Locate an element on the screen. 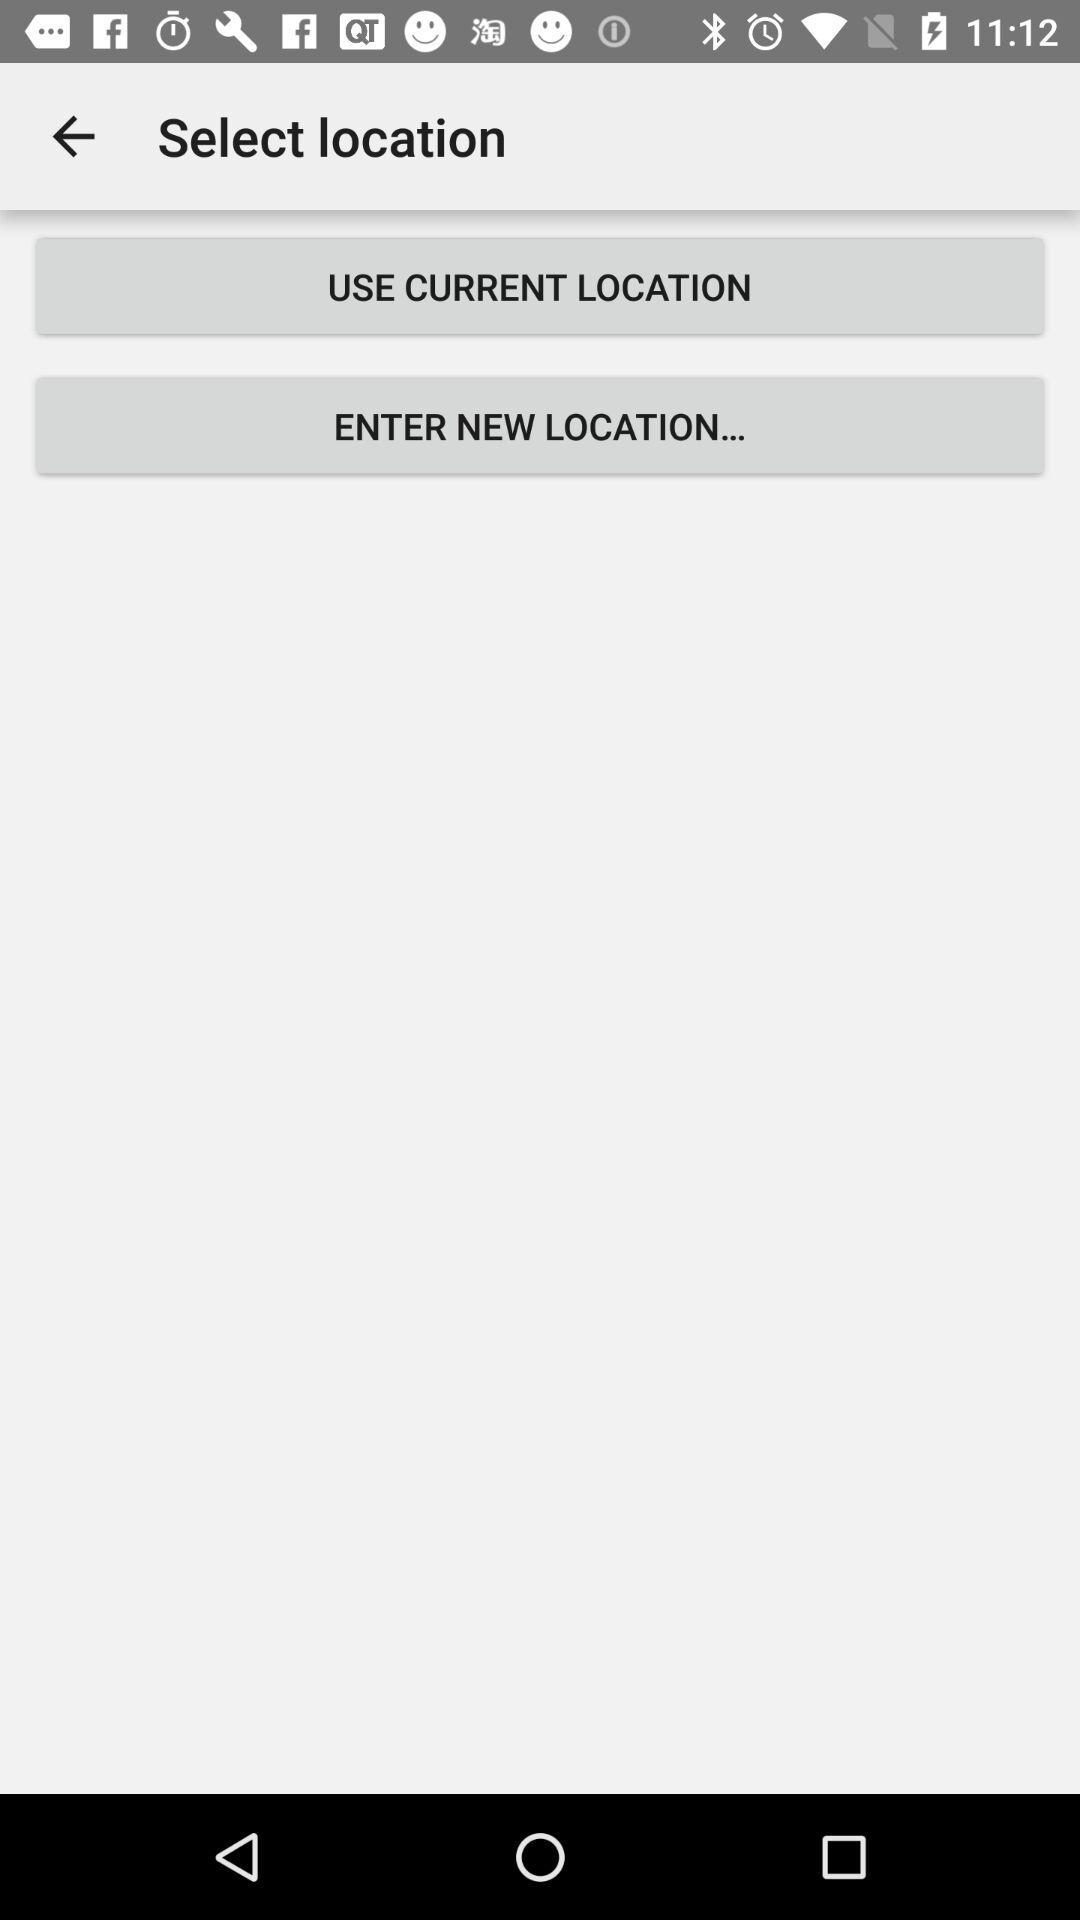 Image resolution: width=1080 pixels, height=1920 pixels. the item to the left of select location app is located at coordinates (72, 135).